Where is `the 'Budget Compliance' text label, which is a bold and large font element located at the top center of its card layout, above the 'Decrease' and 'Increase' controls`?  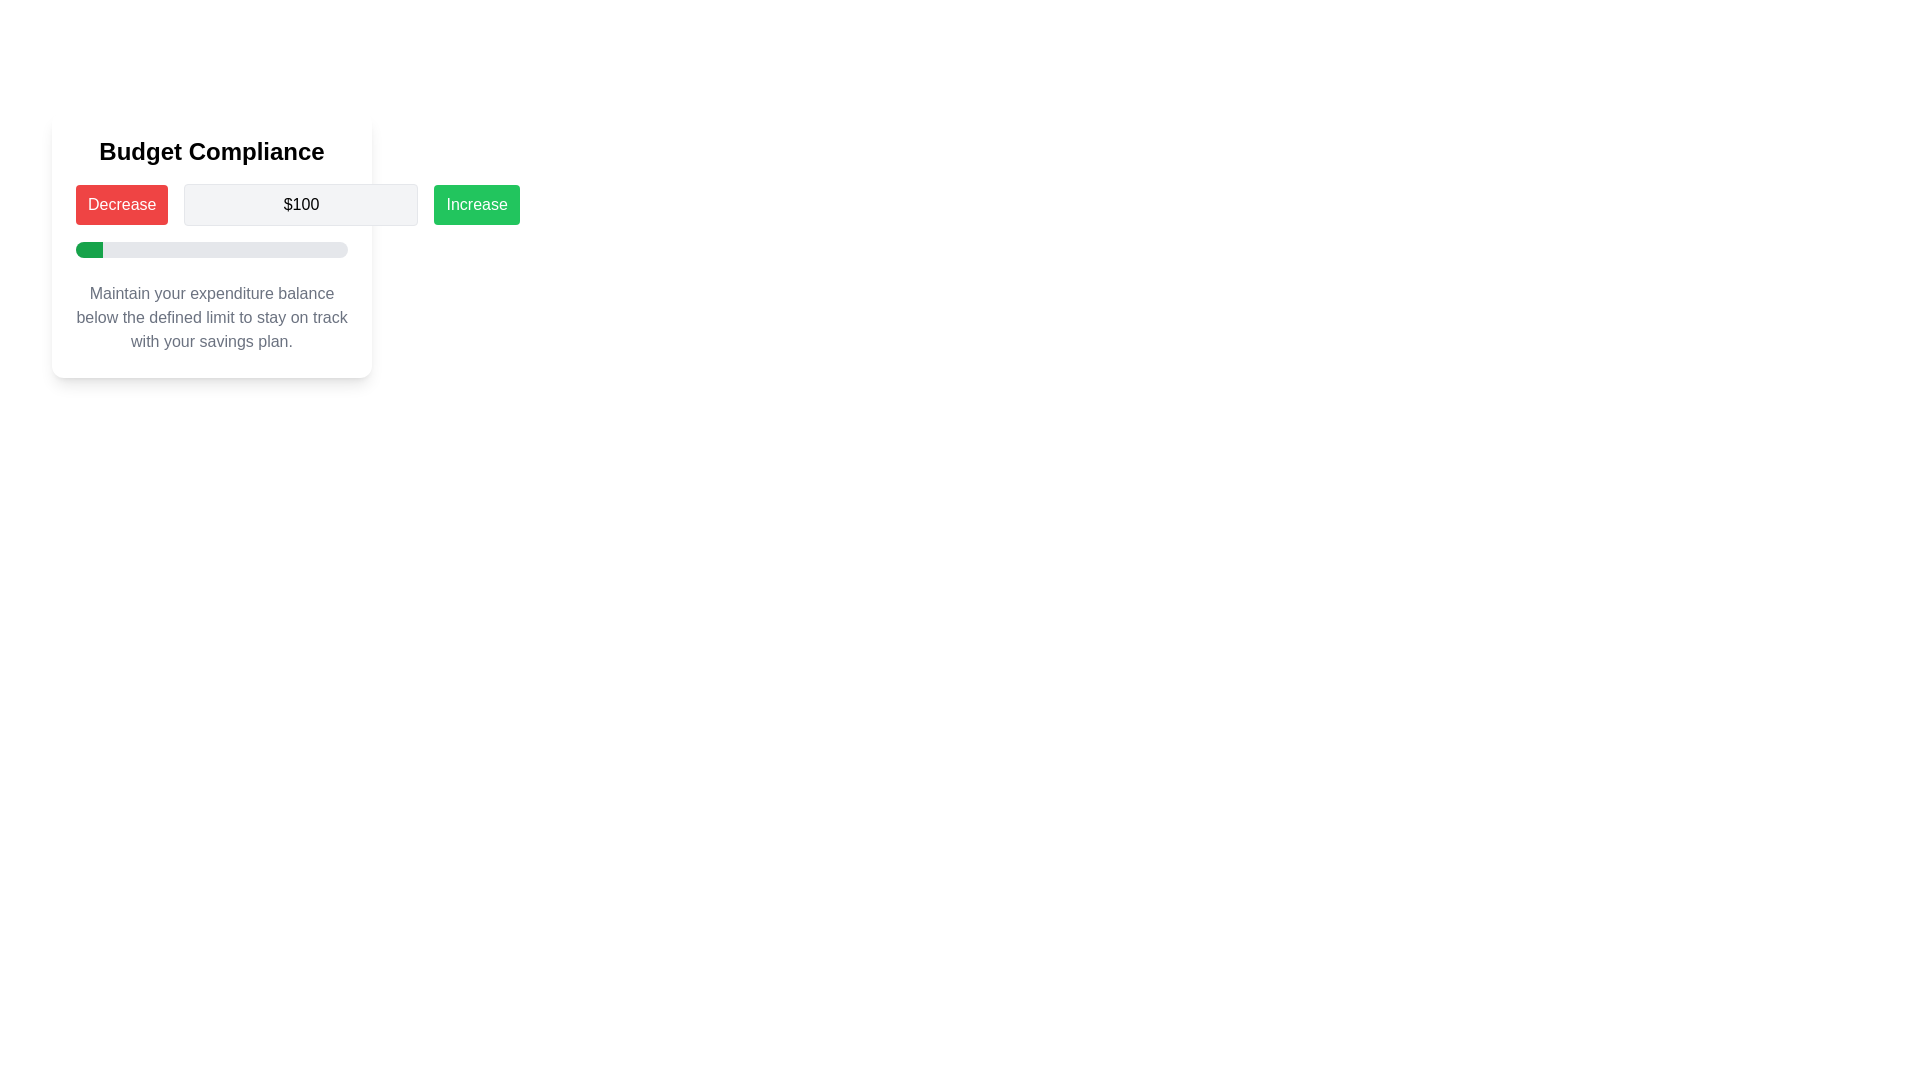
the 'Budget Compliance' text label, which is a bold and large font element located at the top center of its card layout, above the 'Decrease' and 'Increase' controls is located at coordinates (211, 150).